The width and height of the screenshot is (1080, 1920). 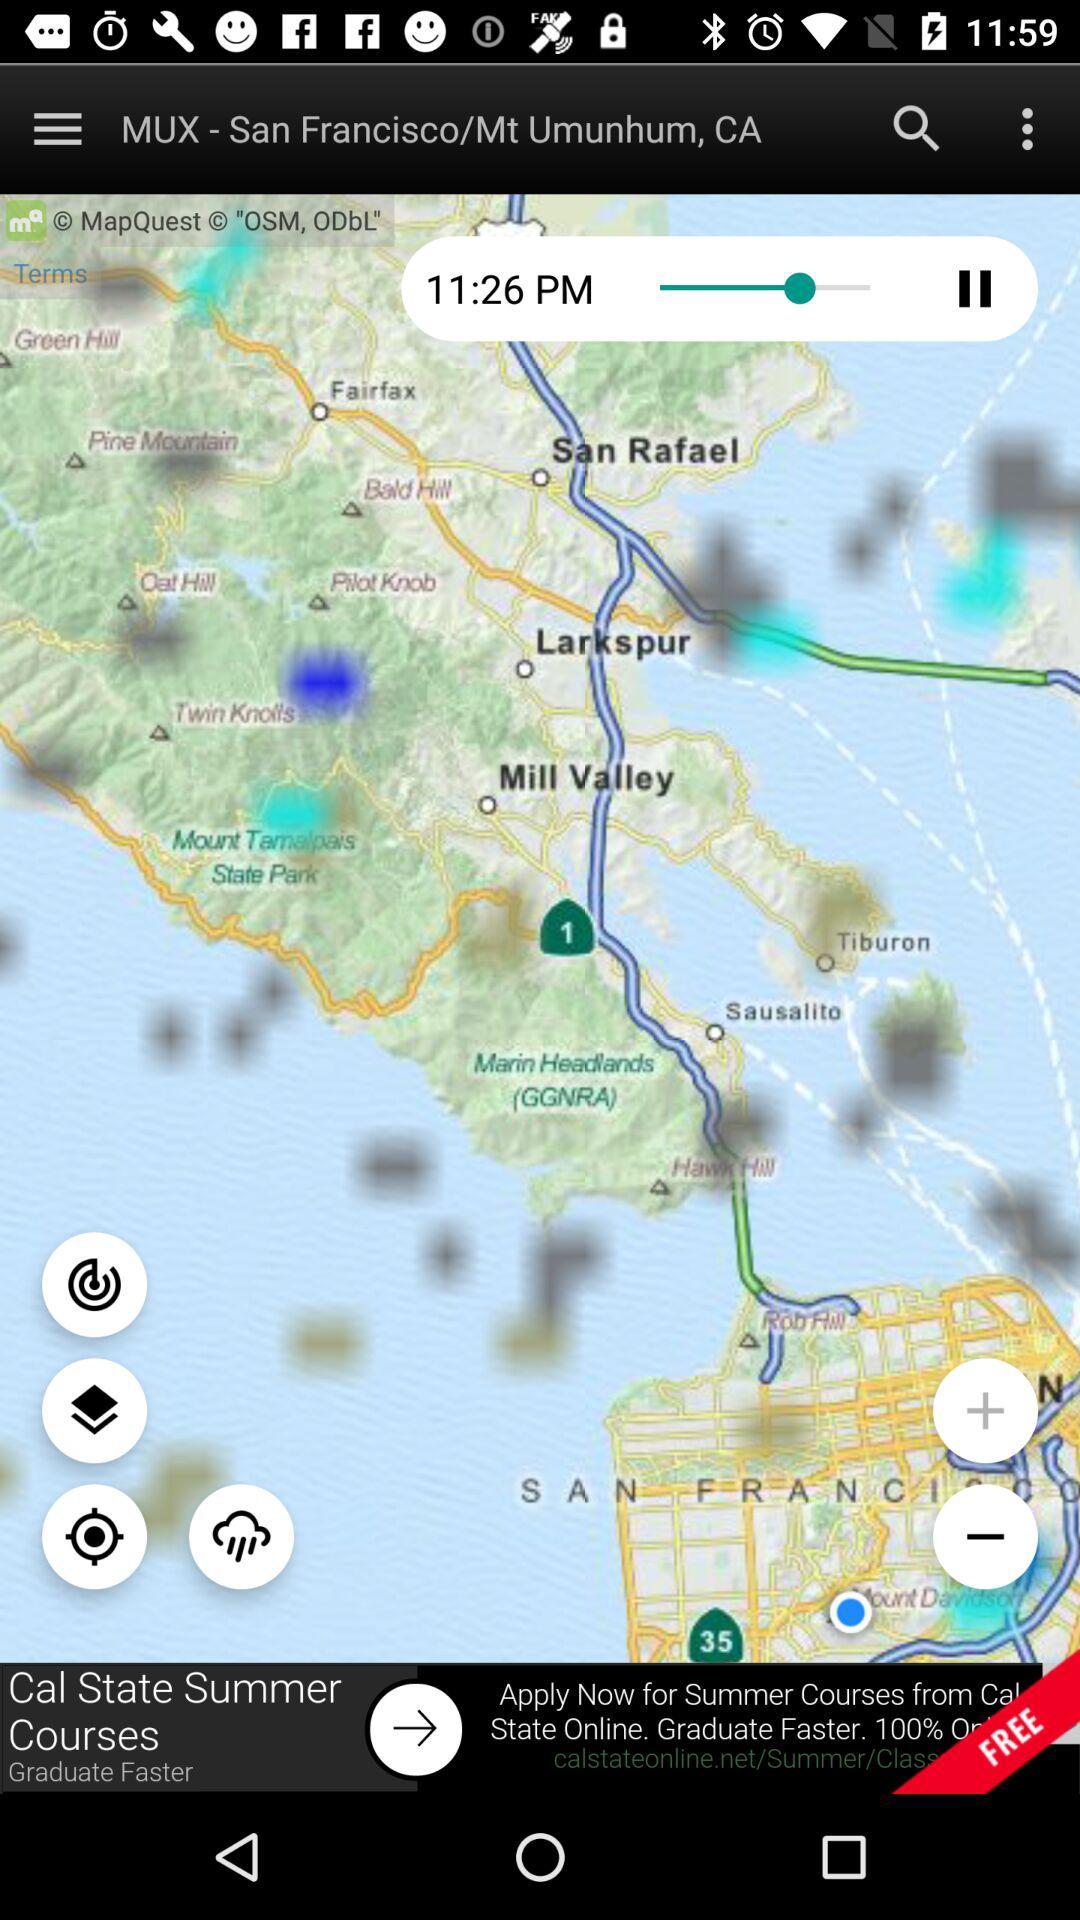 I want to click on the layers icon, so click(x=94, y=1409).